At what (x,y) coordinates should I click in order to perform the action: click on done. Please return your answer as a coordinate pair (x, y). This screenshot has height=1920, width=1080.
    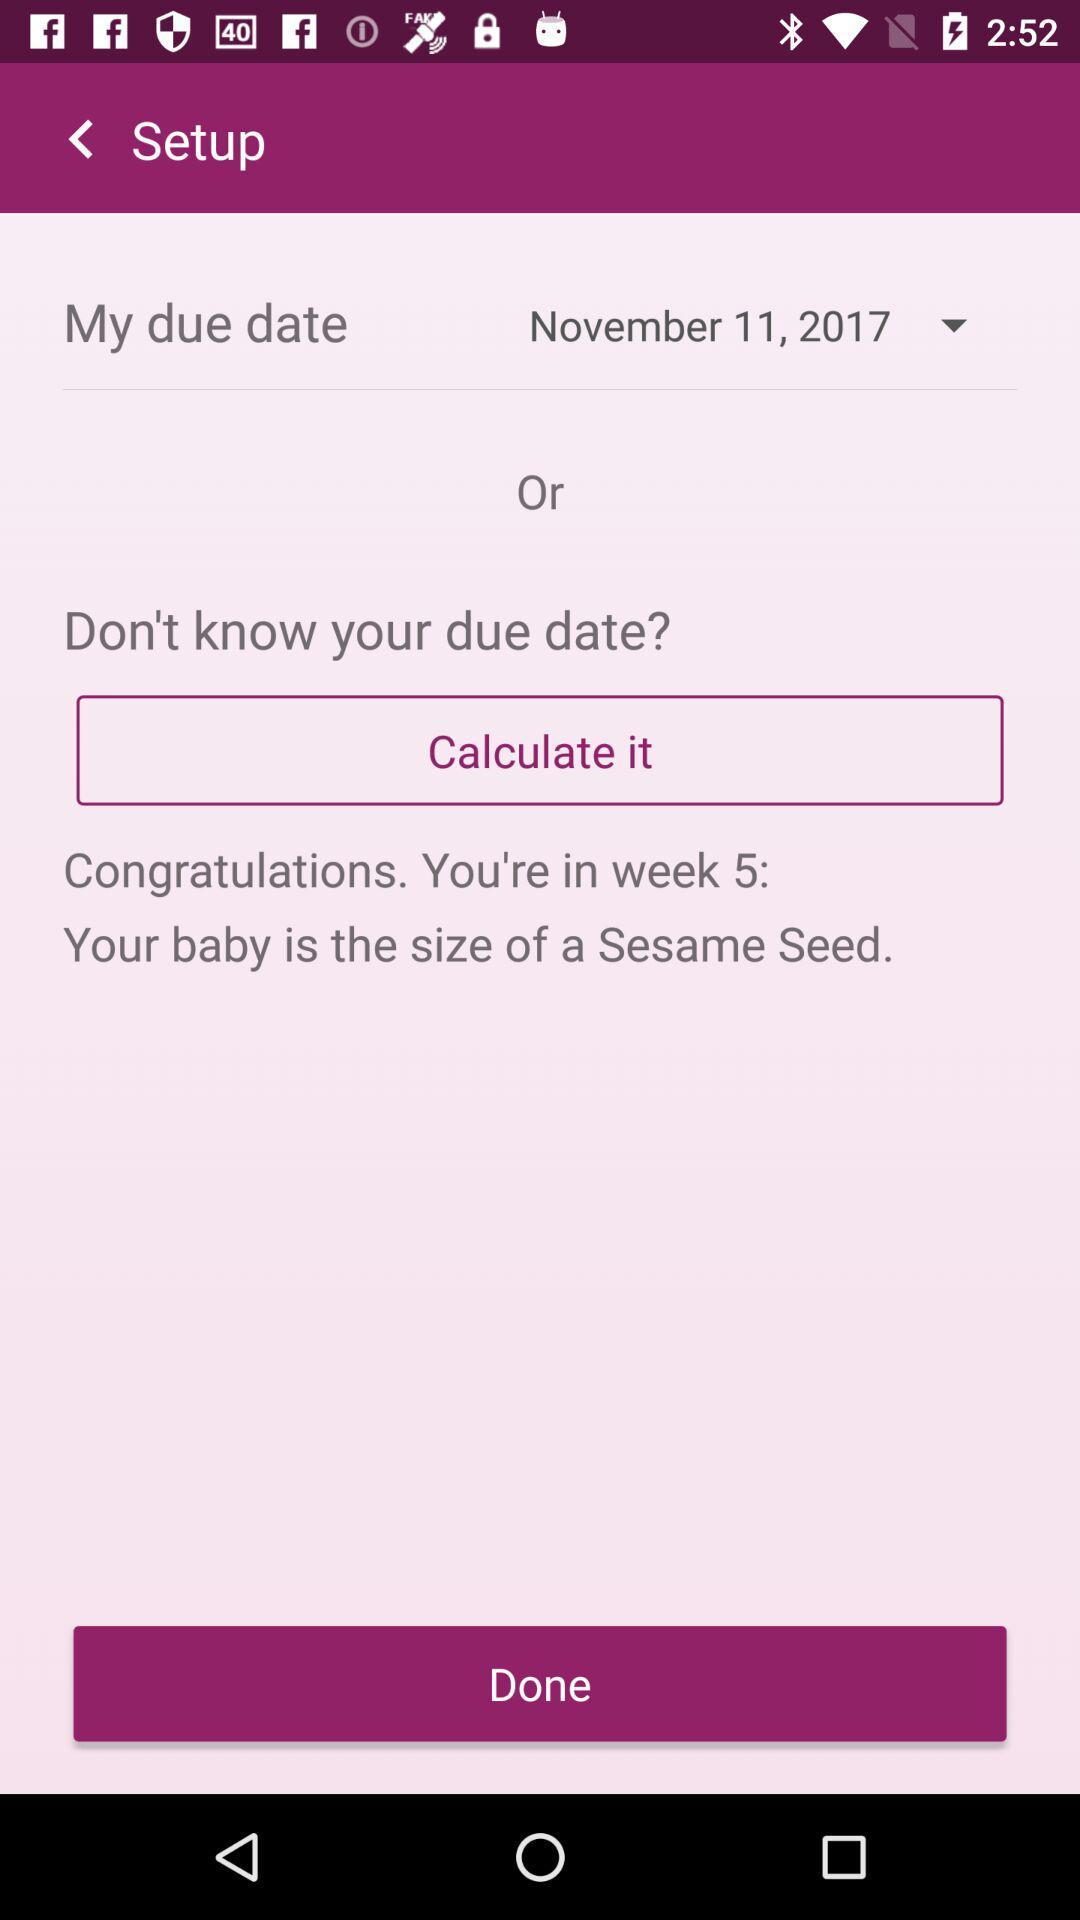
    Looking at the image, I should click on (540, 1682).